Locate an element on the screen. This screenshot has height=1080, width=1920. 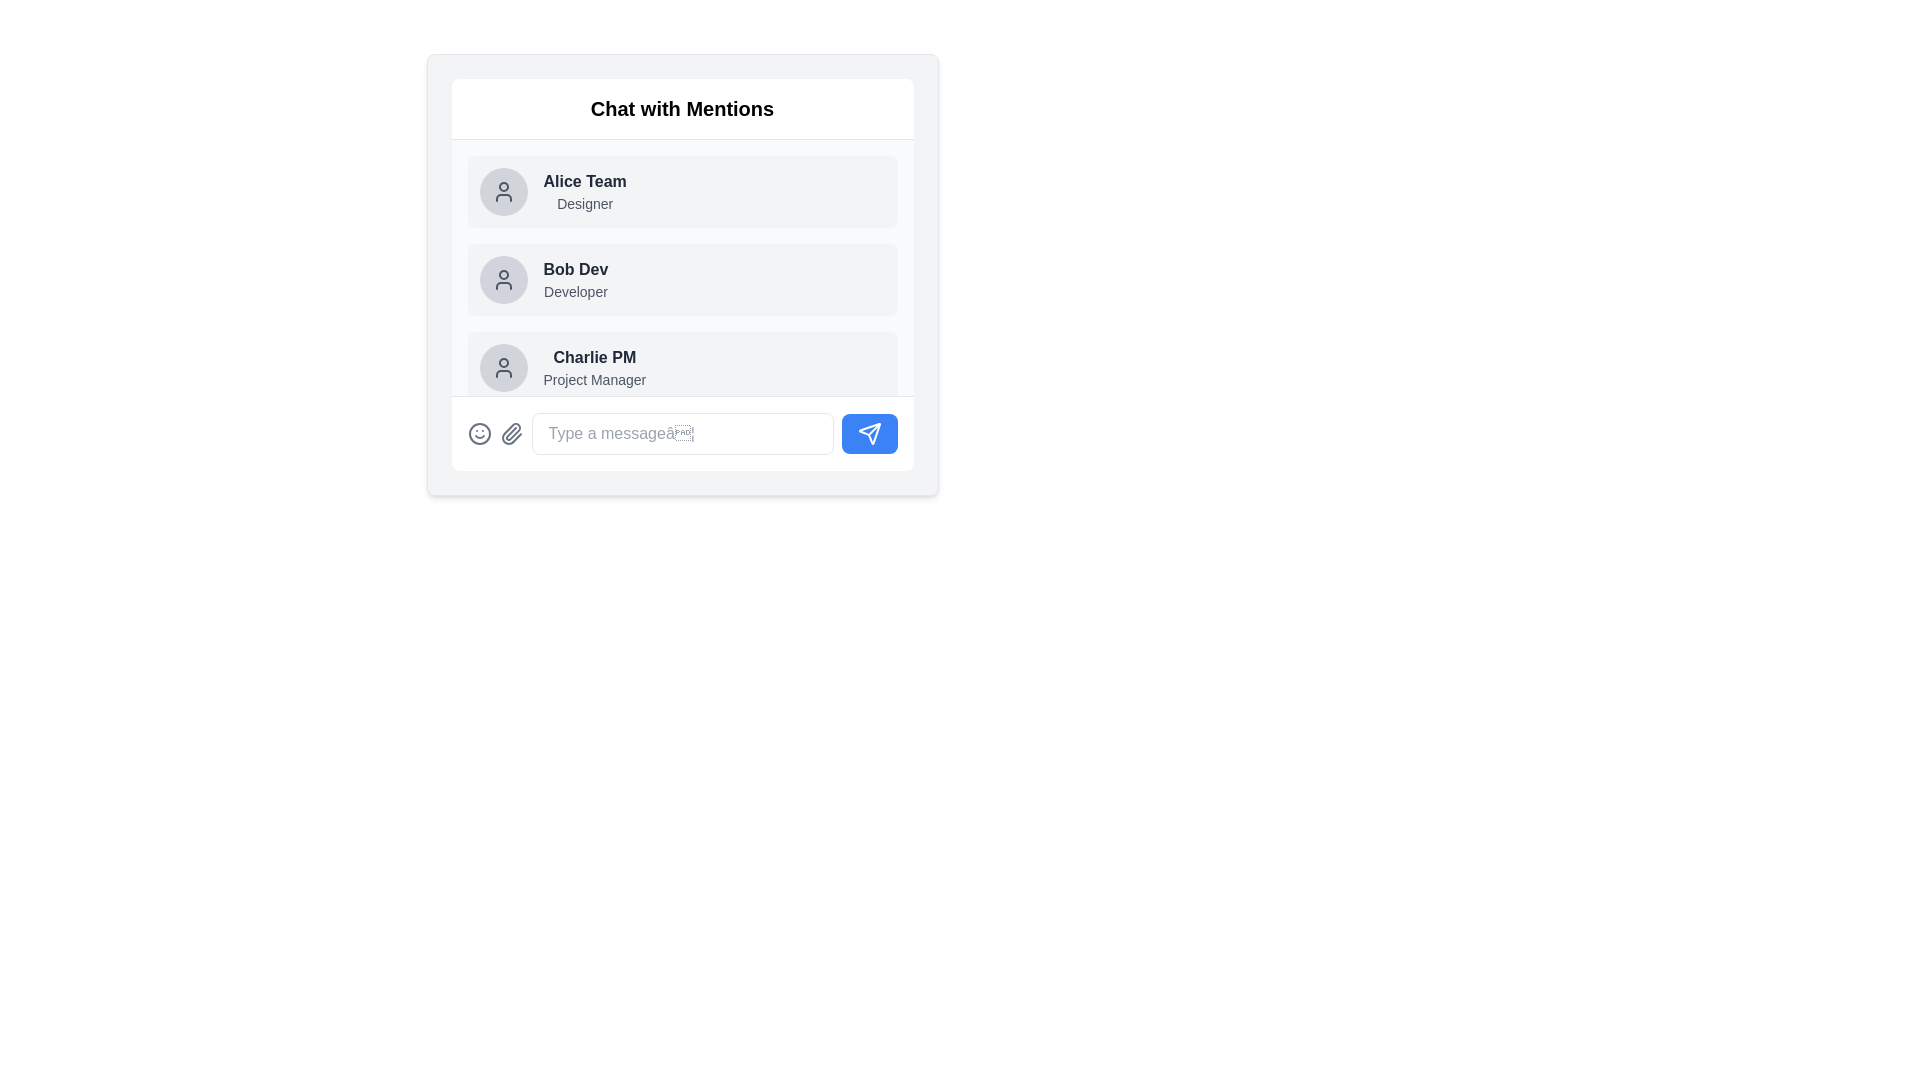
the paperclip icon located in the bottom input area of the chat interface to initiate the file attachment process is located at coordinates (510, 433).